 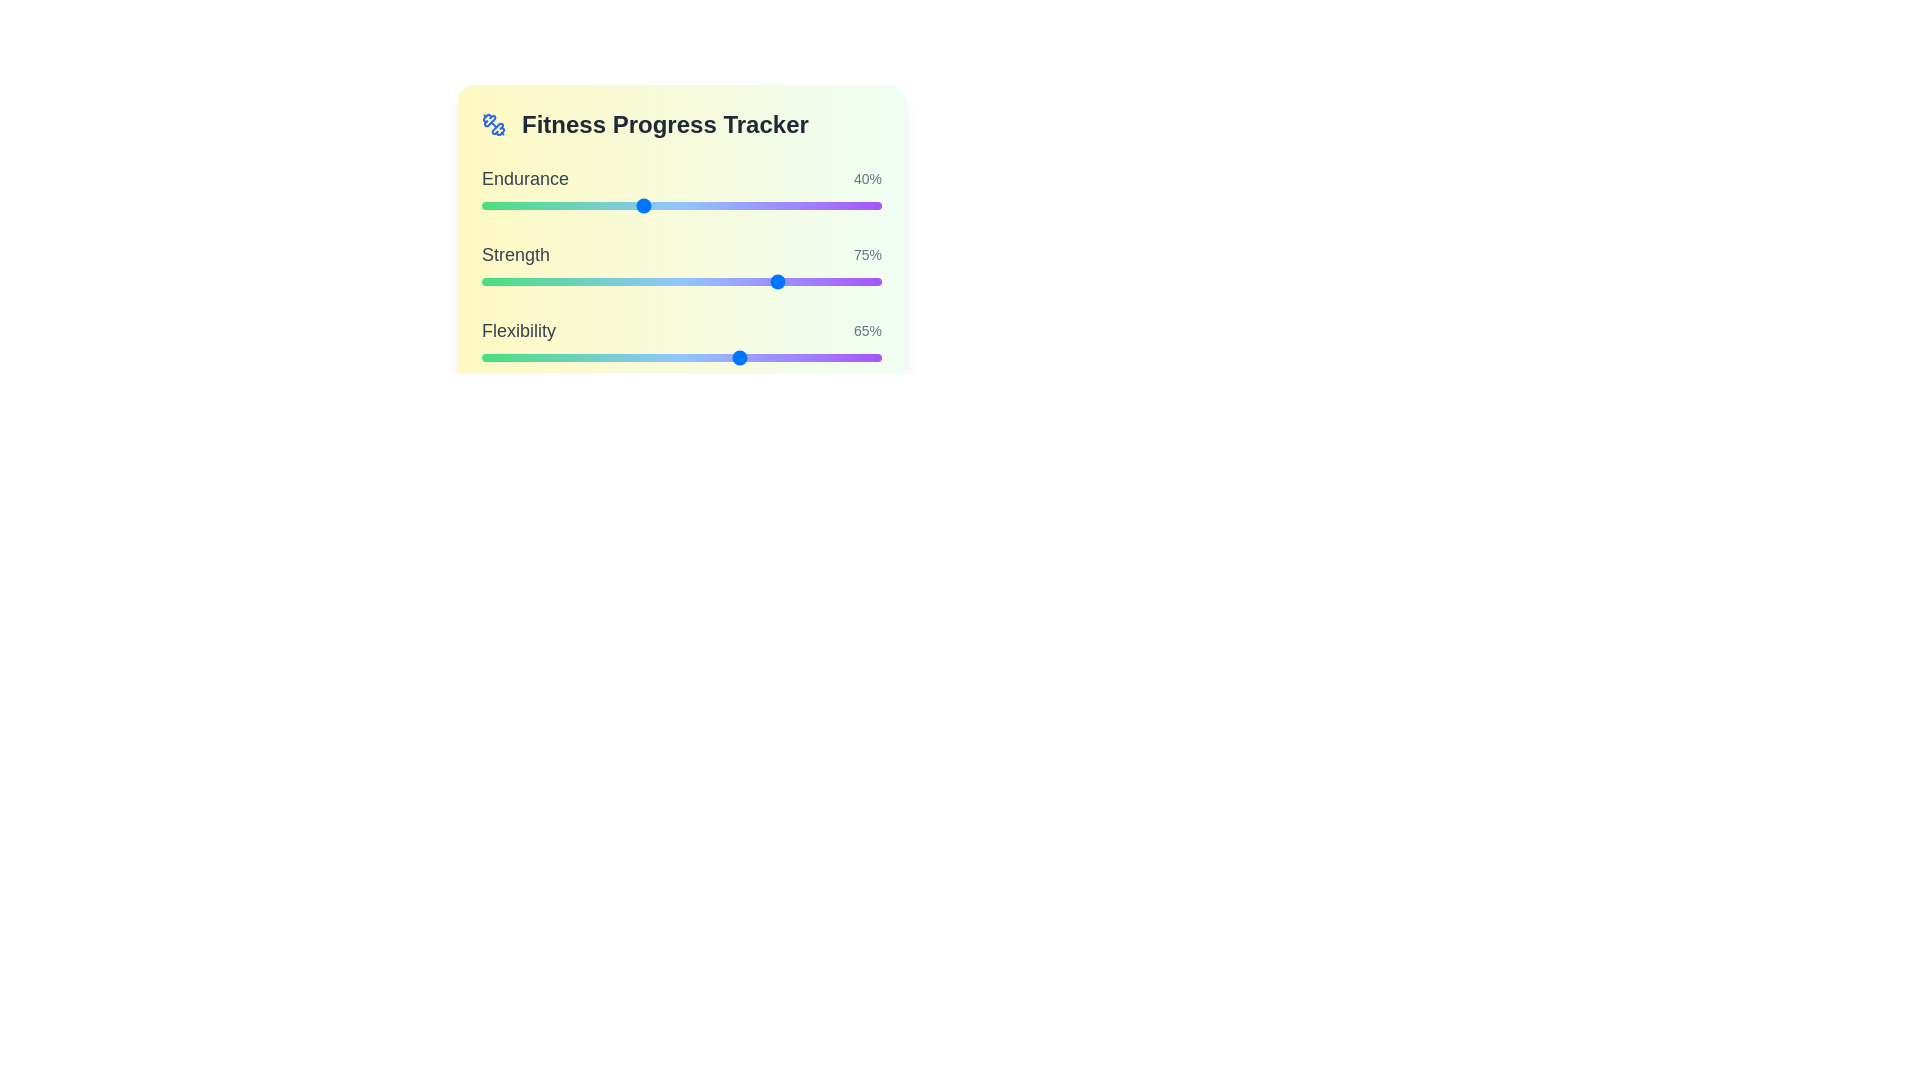 I want to click on flexibility value, so click(x=498, y=357).